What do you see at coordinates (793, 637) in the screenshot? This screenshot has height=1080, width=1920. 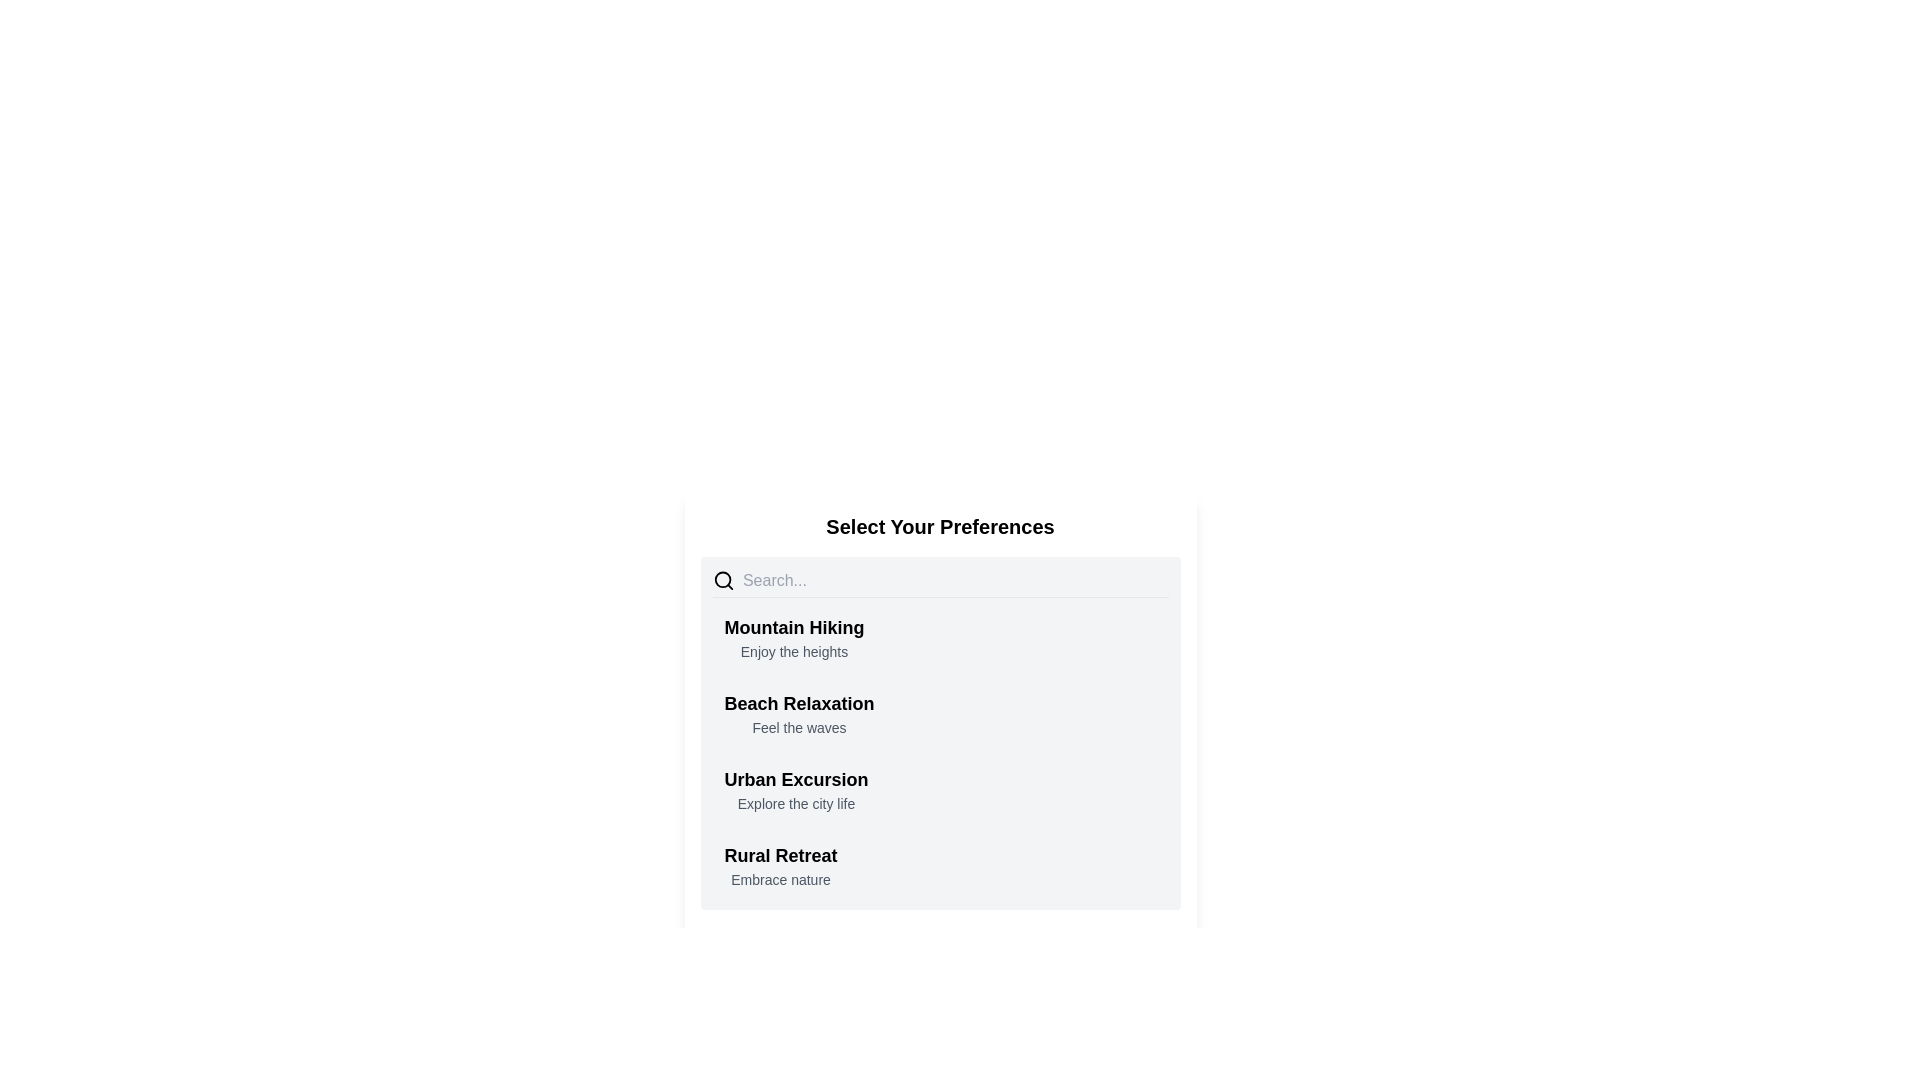 I see `the 'Mountain Hiking' informational display element` at bounding box center [793, 637].